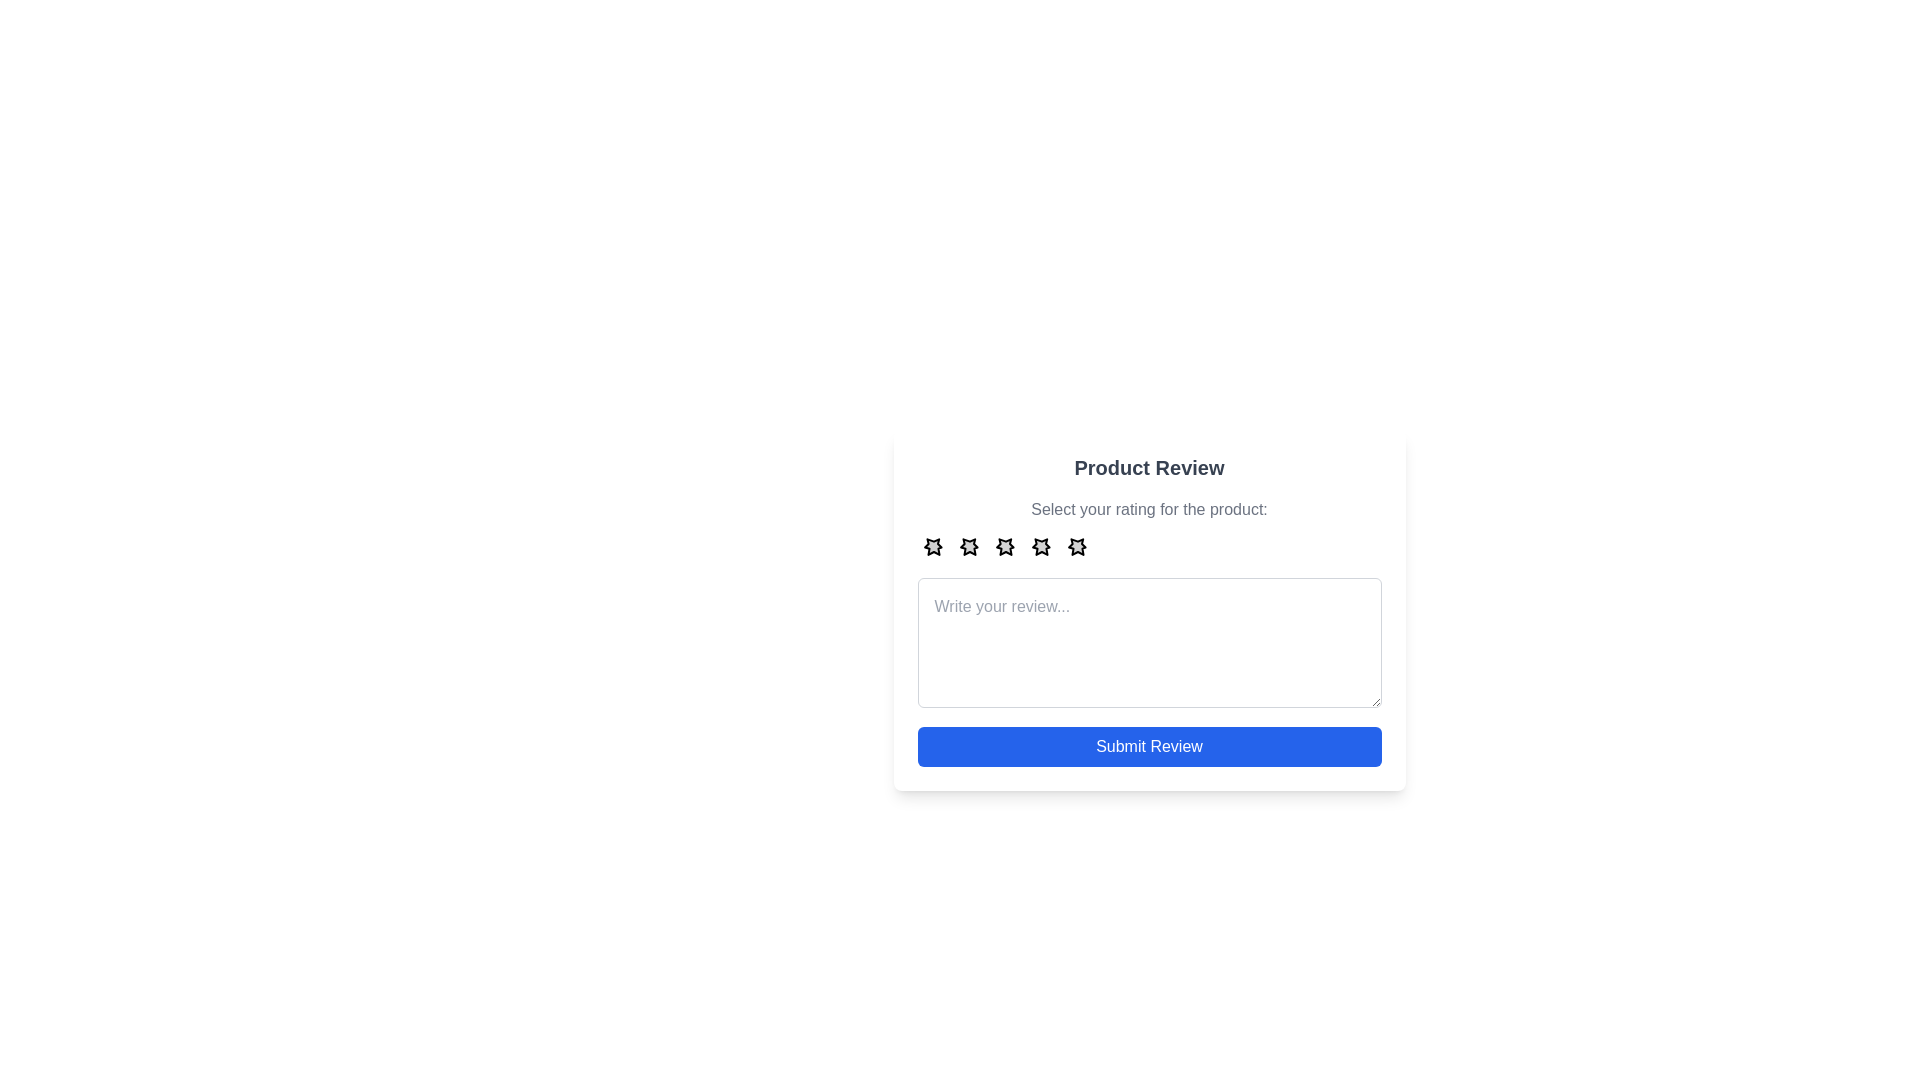 The image size is (1920, 1080). I want to click on the star corresponding to the rating 2 to select it, so click(969, 546).